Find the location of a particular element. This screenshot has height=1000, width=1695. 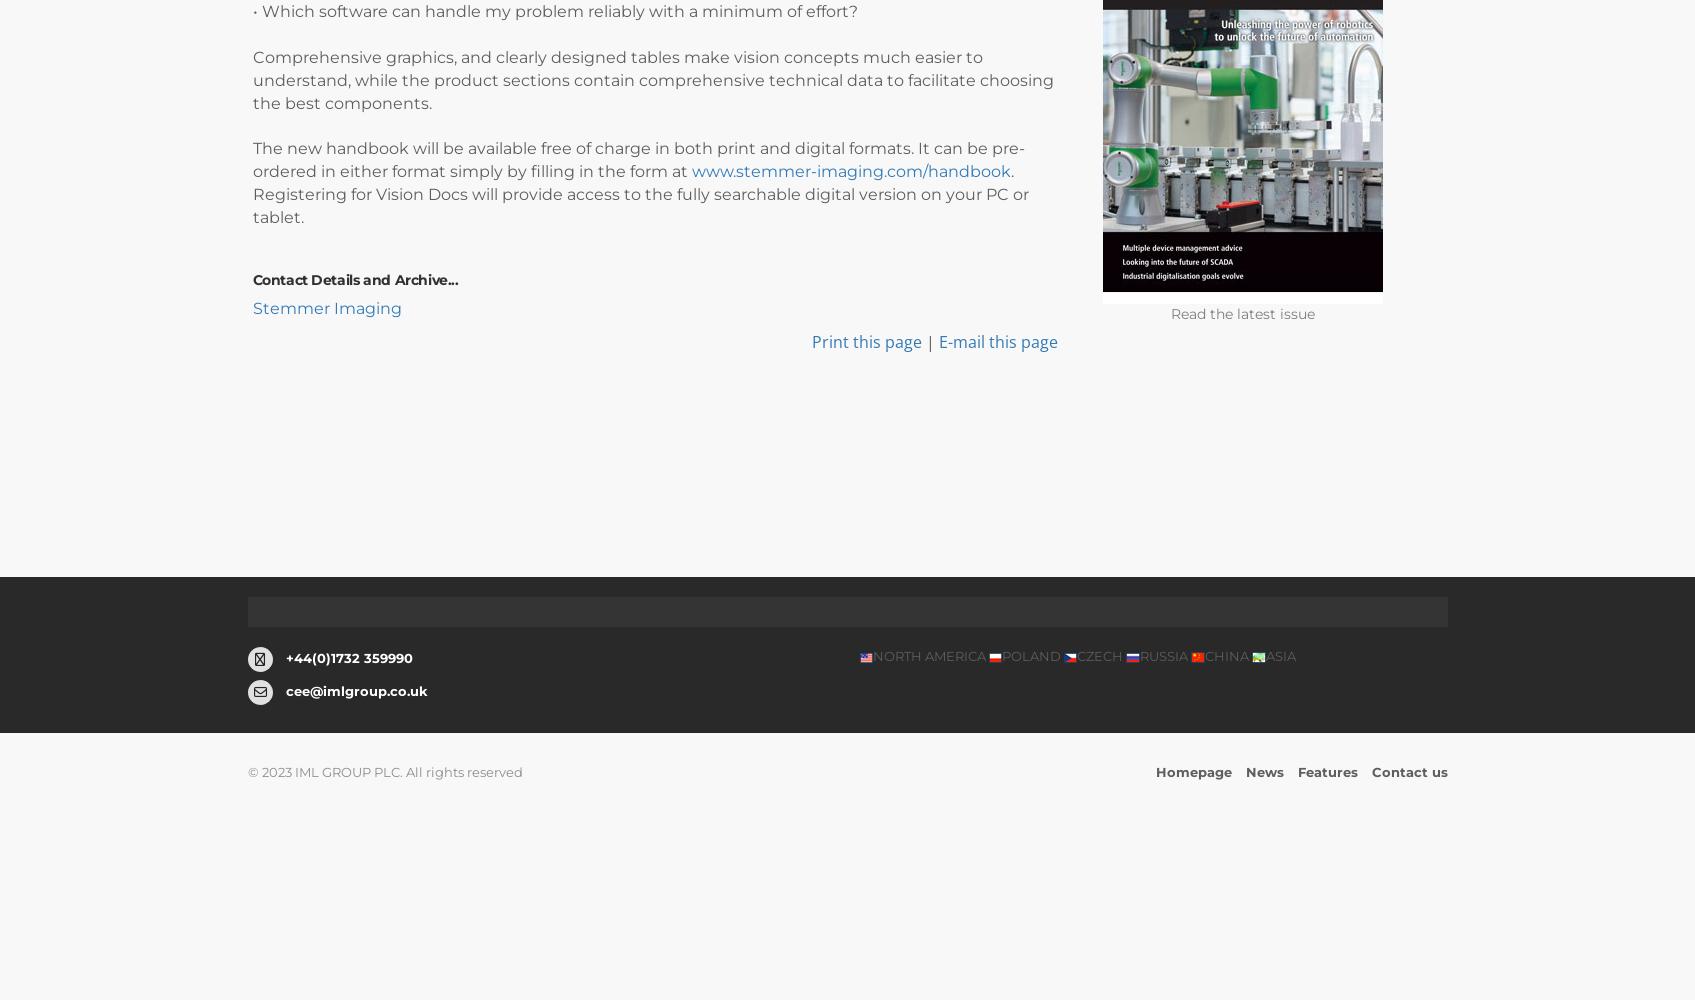

'Features' is located at coordinates (1327, 772).